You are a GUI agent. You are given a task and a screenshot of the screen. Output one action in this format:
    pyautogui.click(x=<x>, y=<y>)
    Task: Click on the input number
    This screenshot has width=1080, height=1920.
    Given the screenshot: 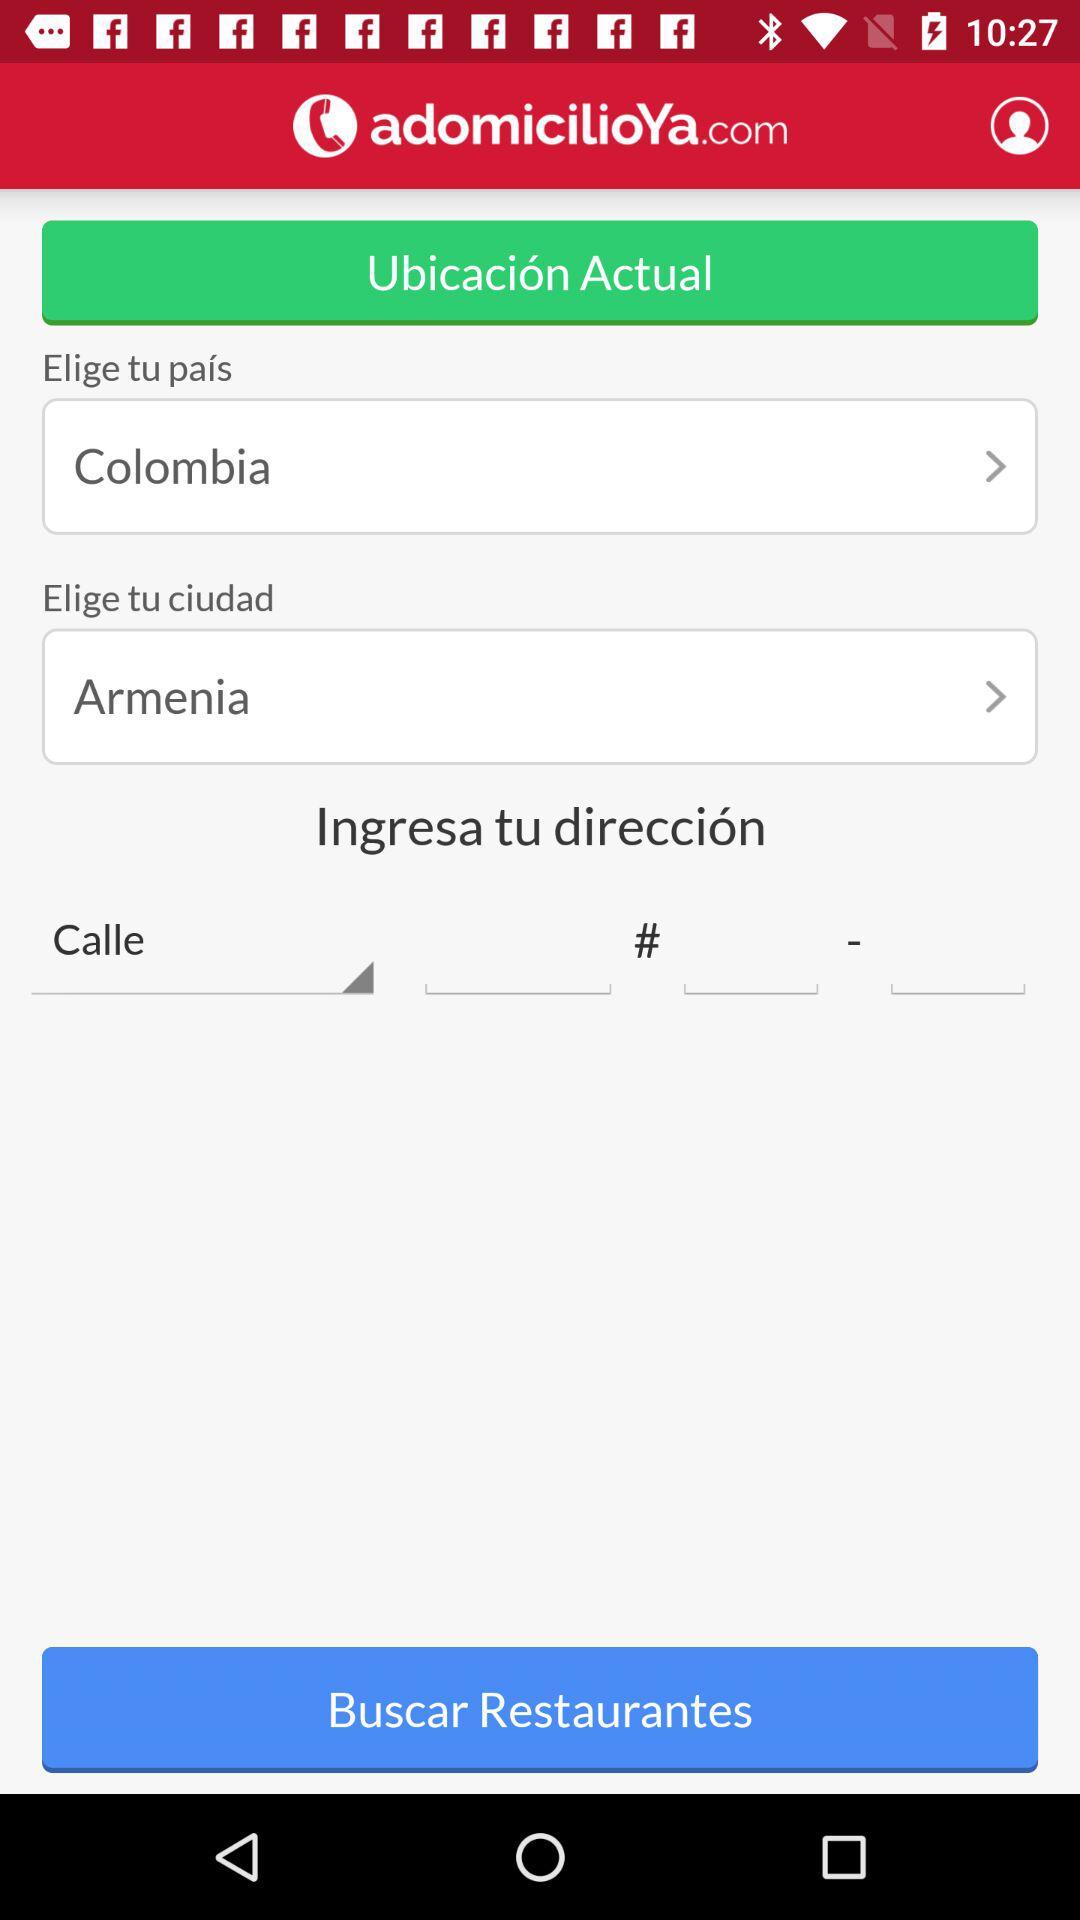 What is the action you would take?
    pyautogui.click(x=957, y=939)
    